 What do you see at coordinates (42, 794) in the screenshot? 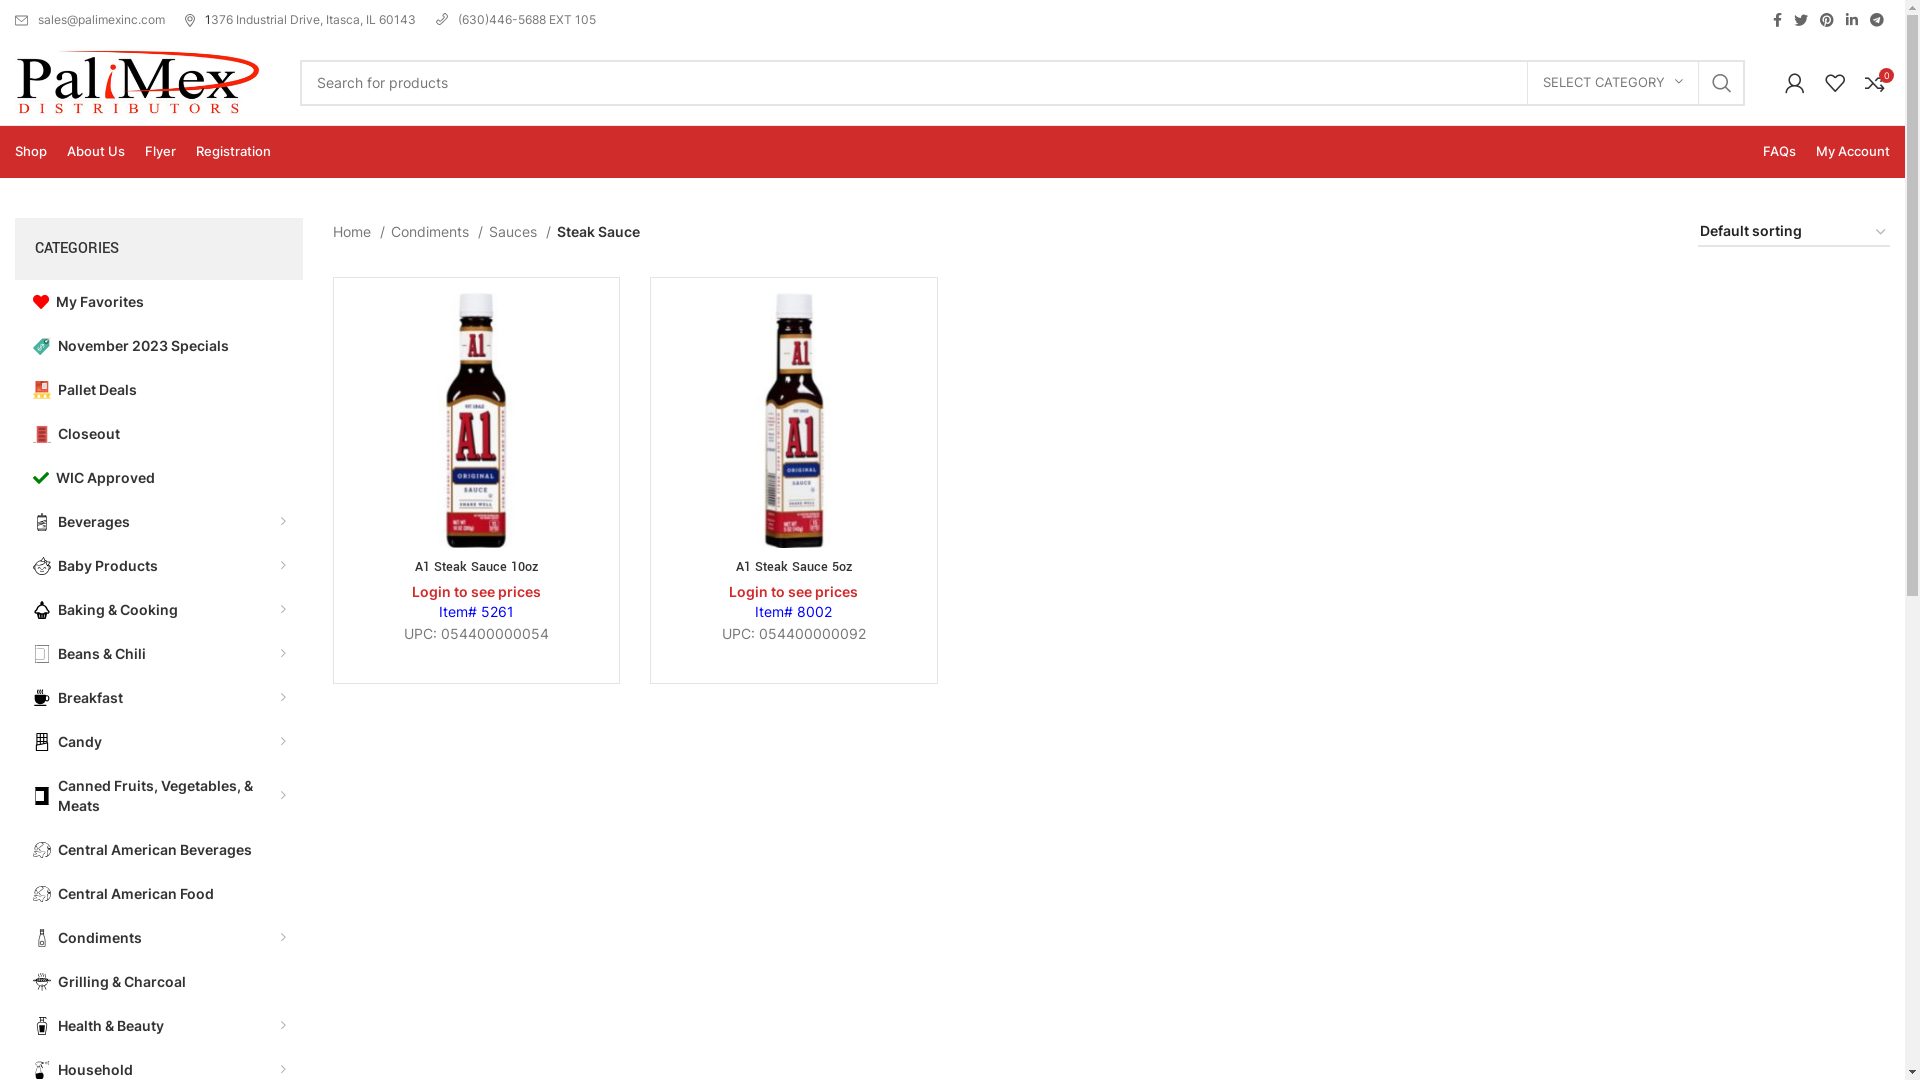
I see `'canned-food-tinned-food'` at bounding box center [42, 794].